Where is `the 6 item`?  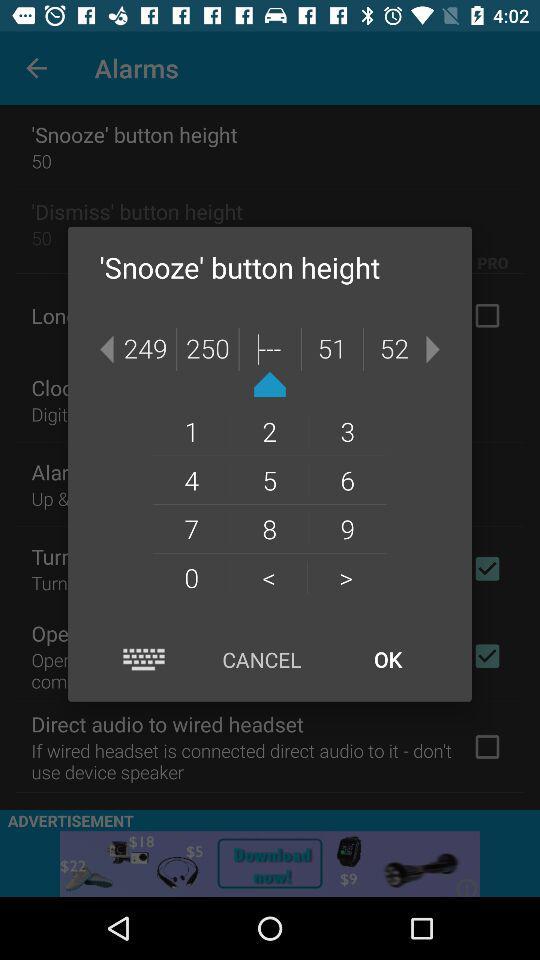 the 6 item is located at coordinates (346, 480).